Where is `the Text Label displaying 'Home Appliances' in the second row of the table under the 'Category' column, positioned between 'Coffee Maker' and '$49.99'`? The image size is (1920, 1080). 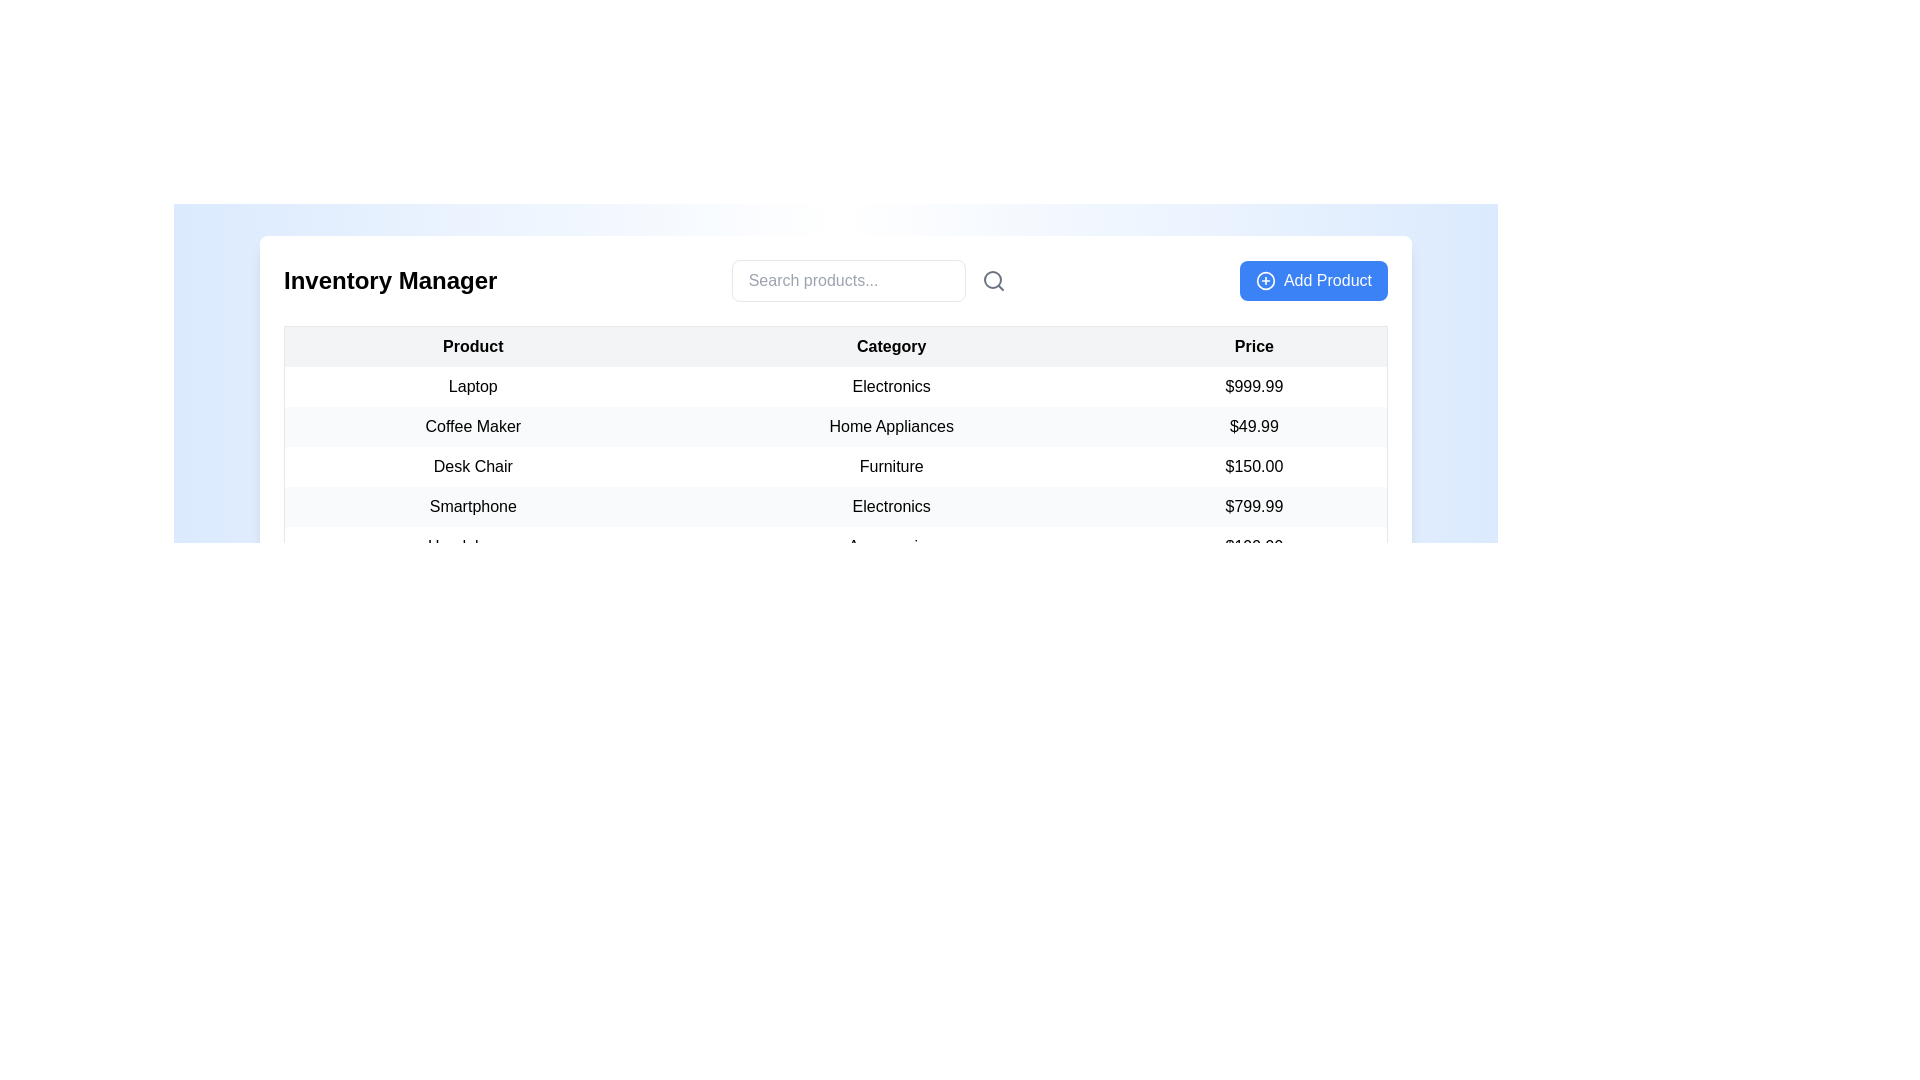
the Text Label displaying 'Home Appliances' in the second row of the table under the 'Category' column, positioned between 'Coffee Maker' and '$49.99' is located at coordinates (890, 426).